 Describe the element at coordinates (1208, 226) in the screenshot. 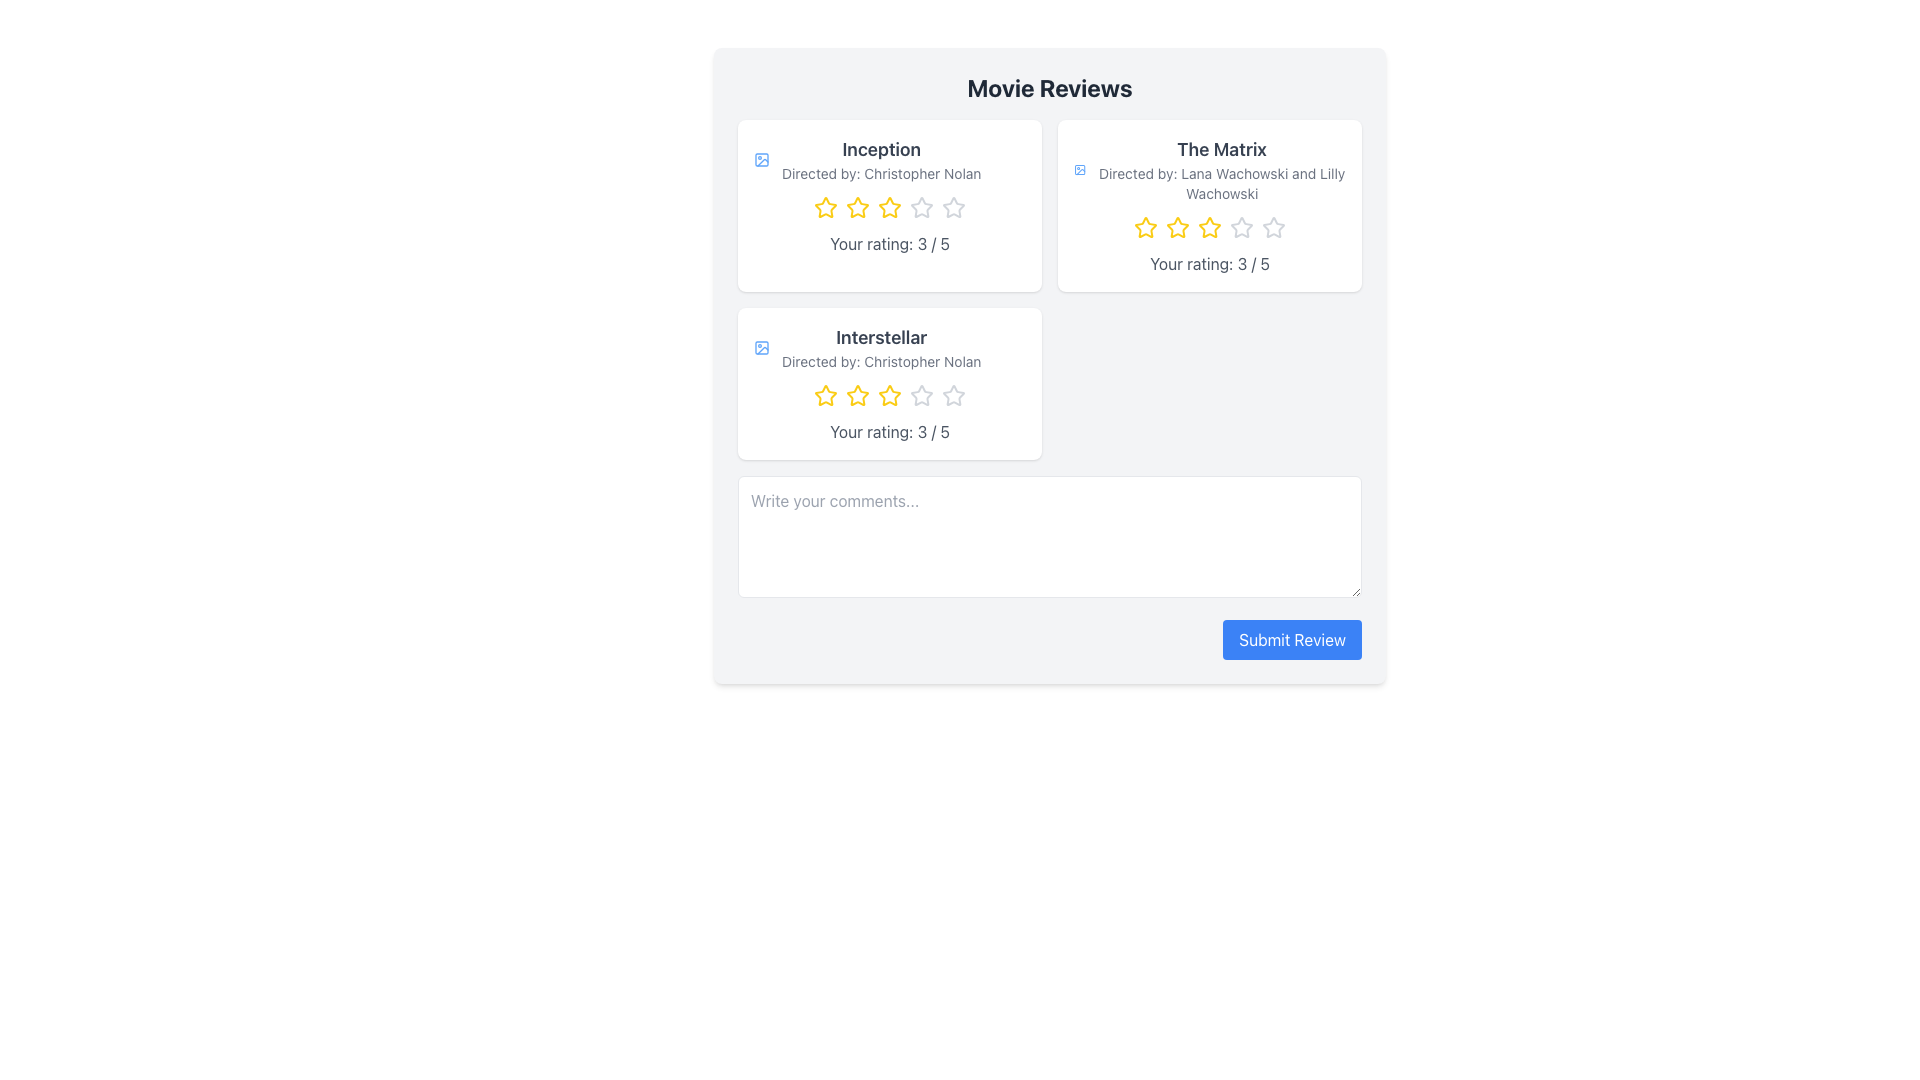

I see `the interactive graphical stars of the rating system for 'The Matrix' to navigate` at that location.